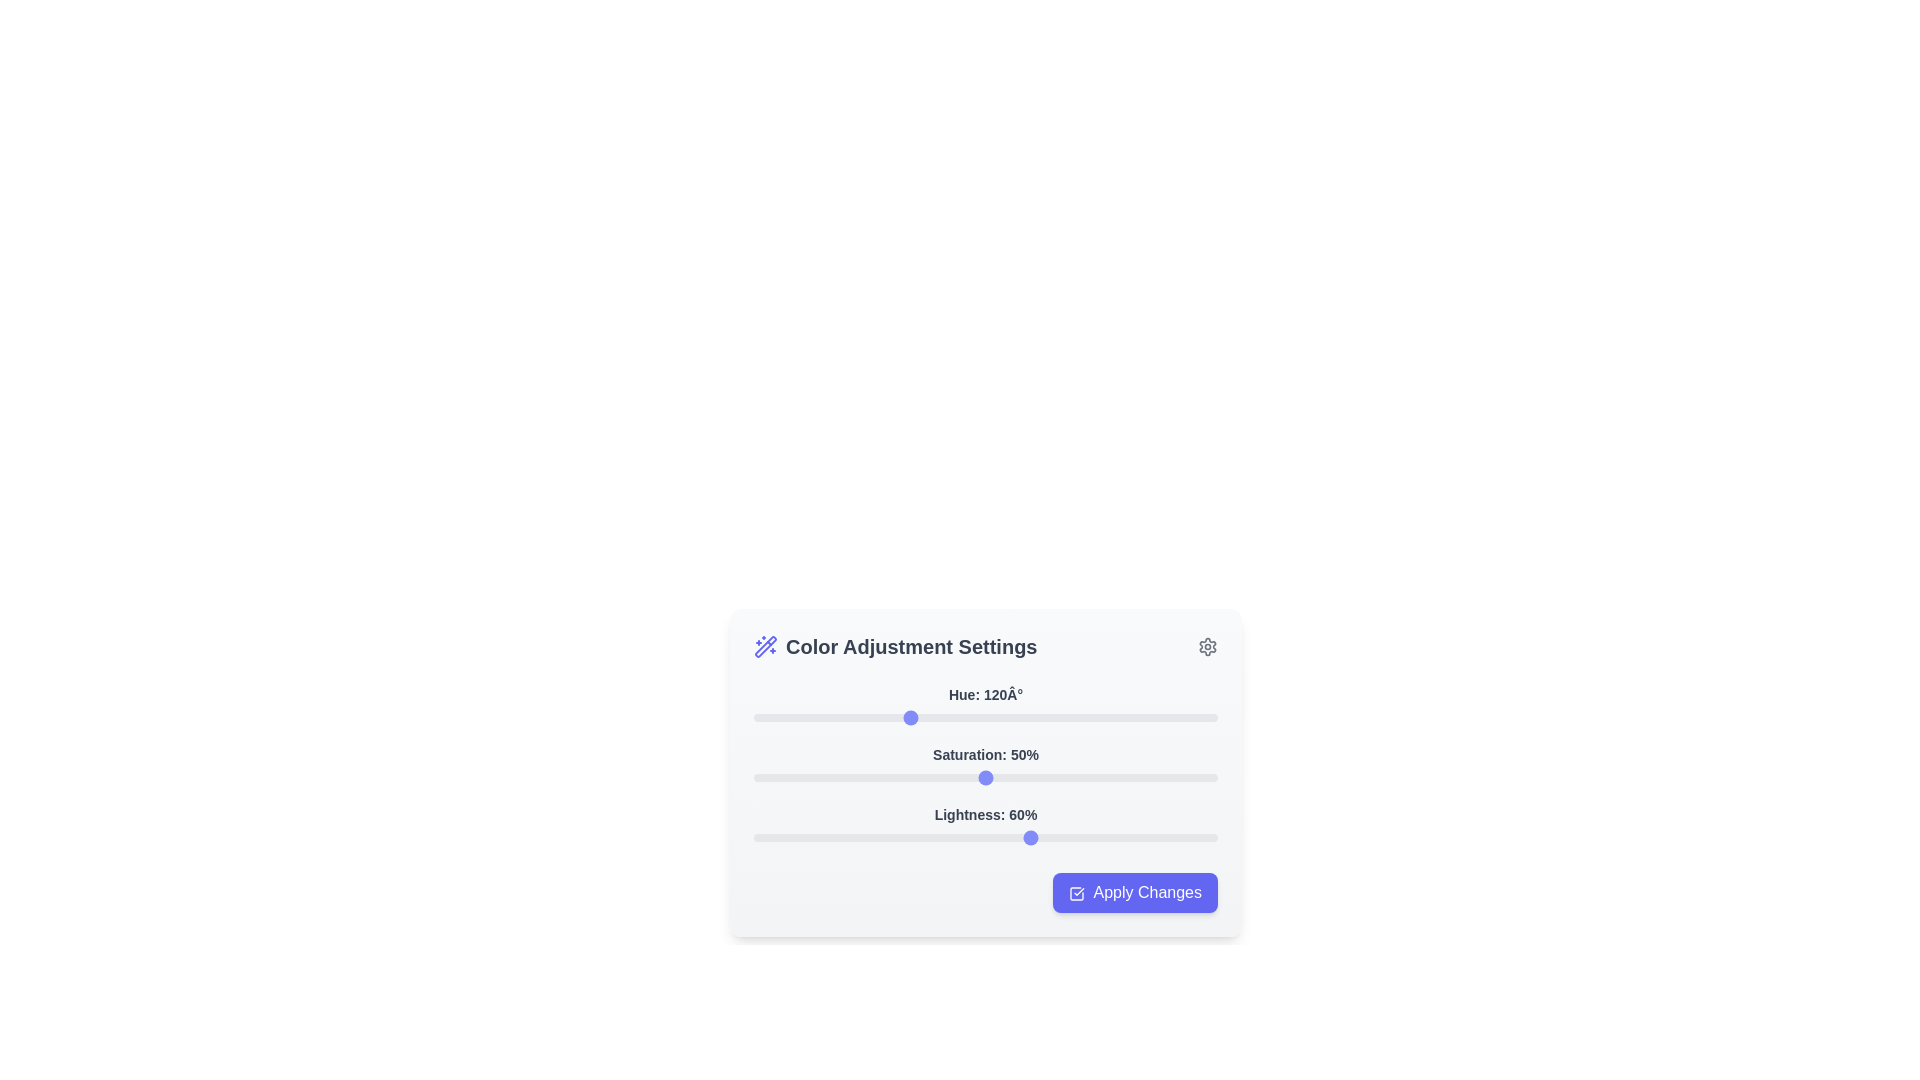 This screenshot has height=1080, width=1920. I want to click on the grouped component of three sliders for hue, saturation, and lightness within the 'Color Adjustment Settings' dialog, so click(985, 766).